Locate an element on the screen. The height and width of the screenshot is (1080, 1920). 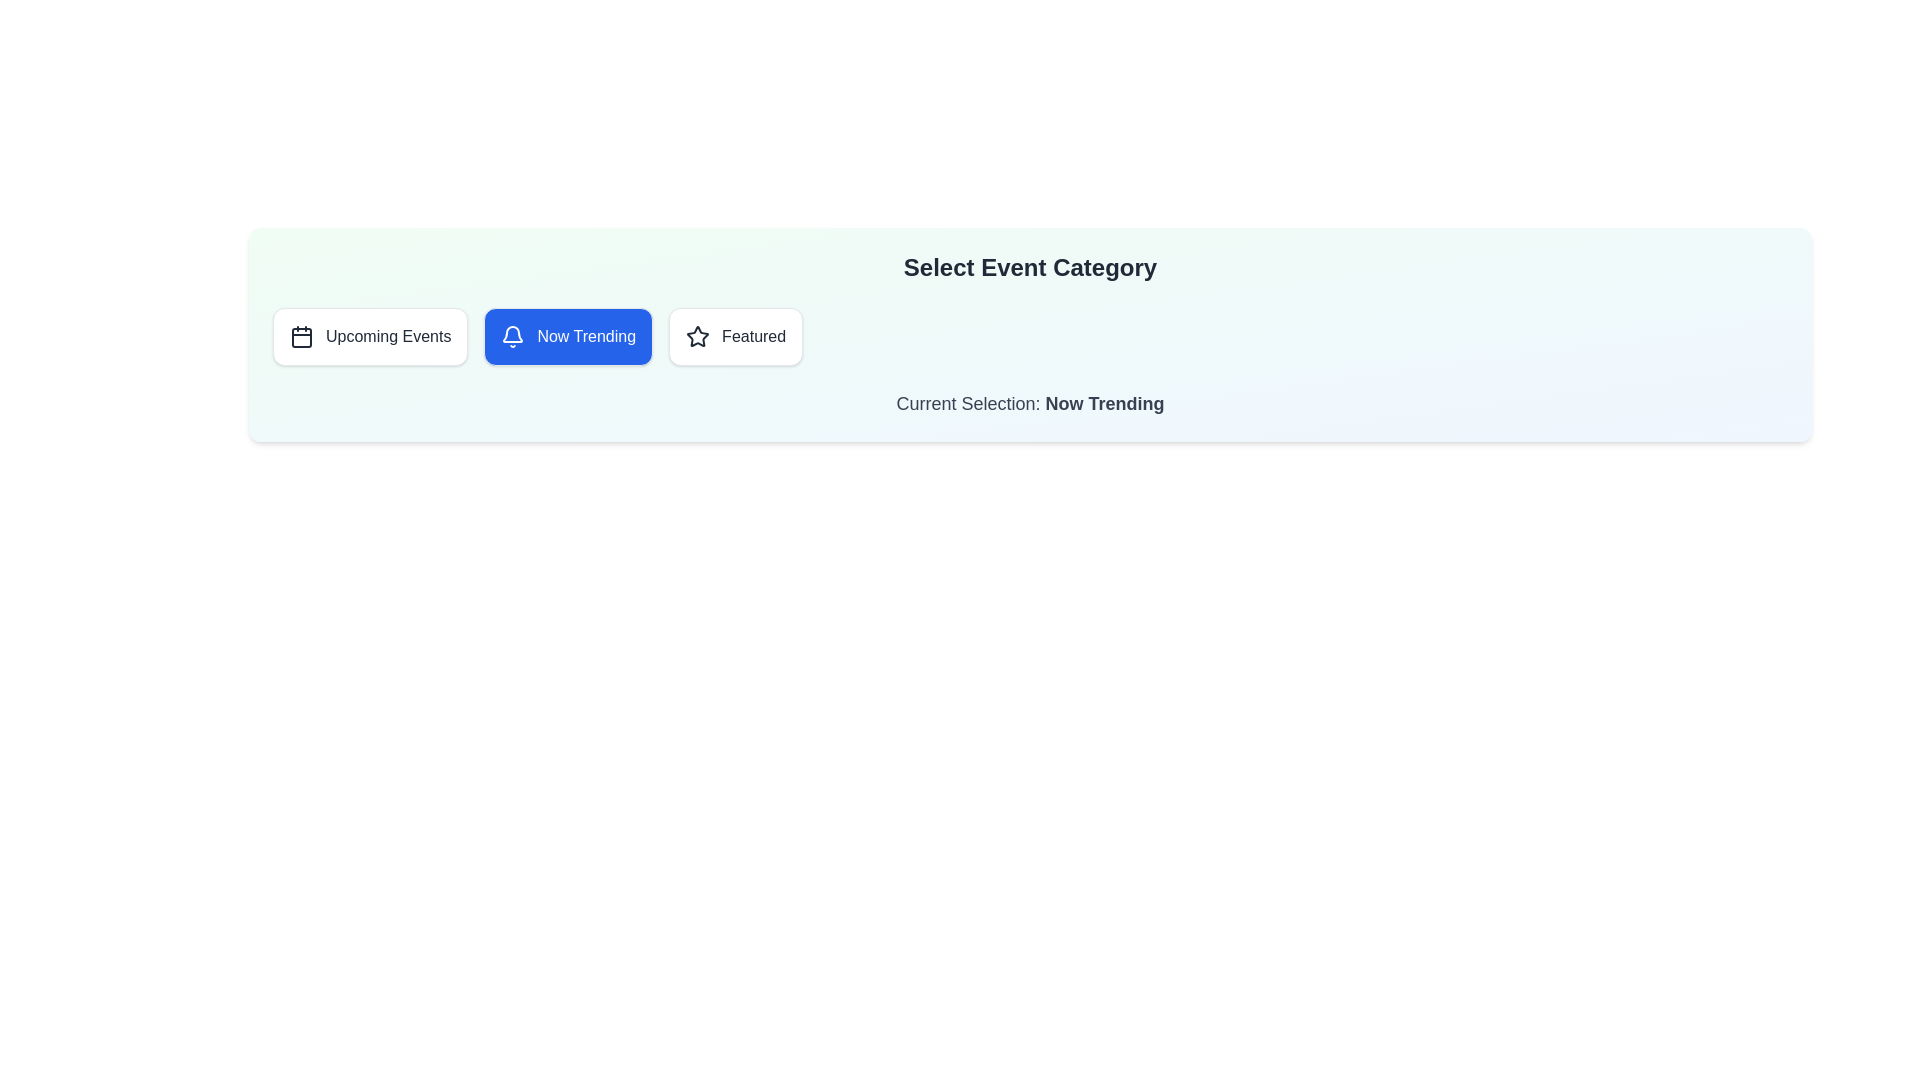
the 'Upcoming Events' button, which is a horizontal button with a white background and gray border is located at coordinates (370, 335).